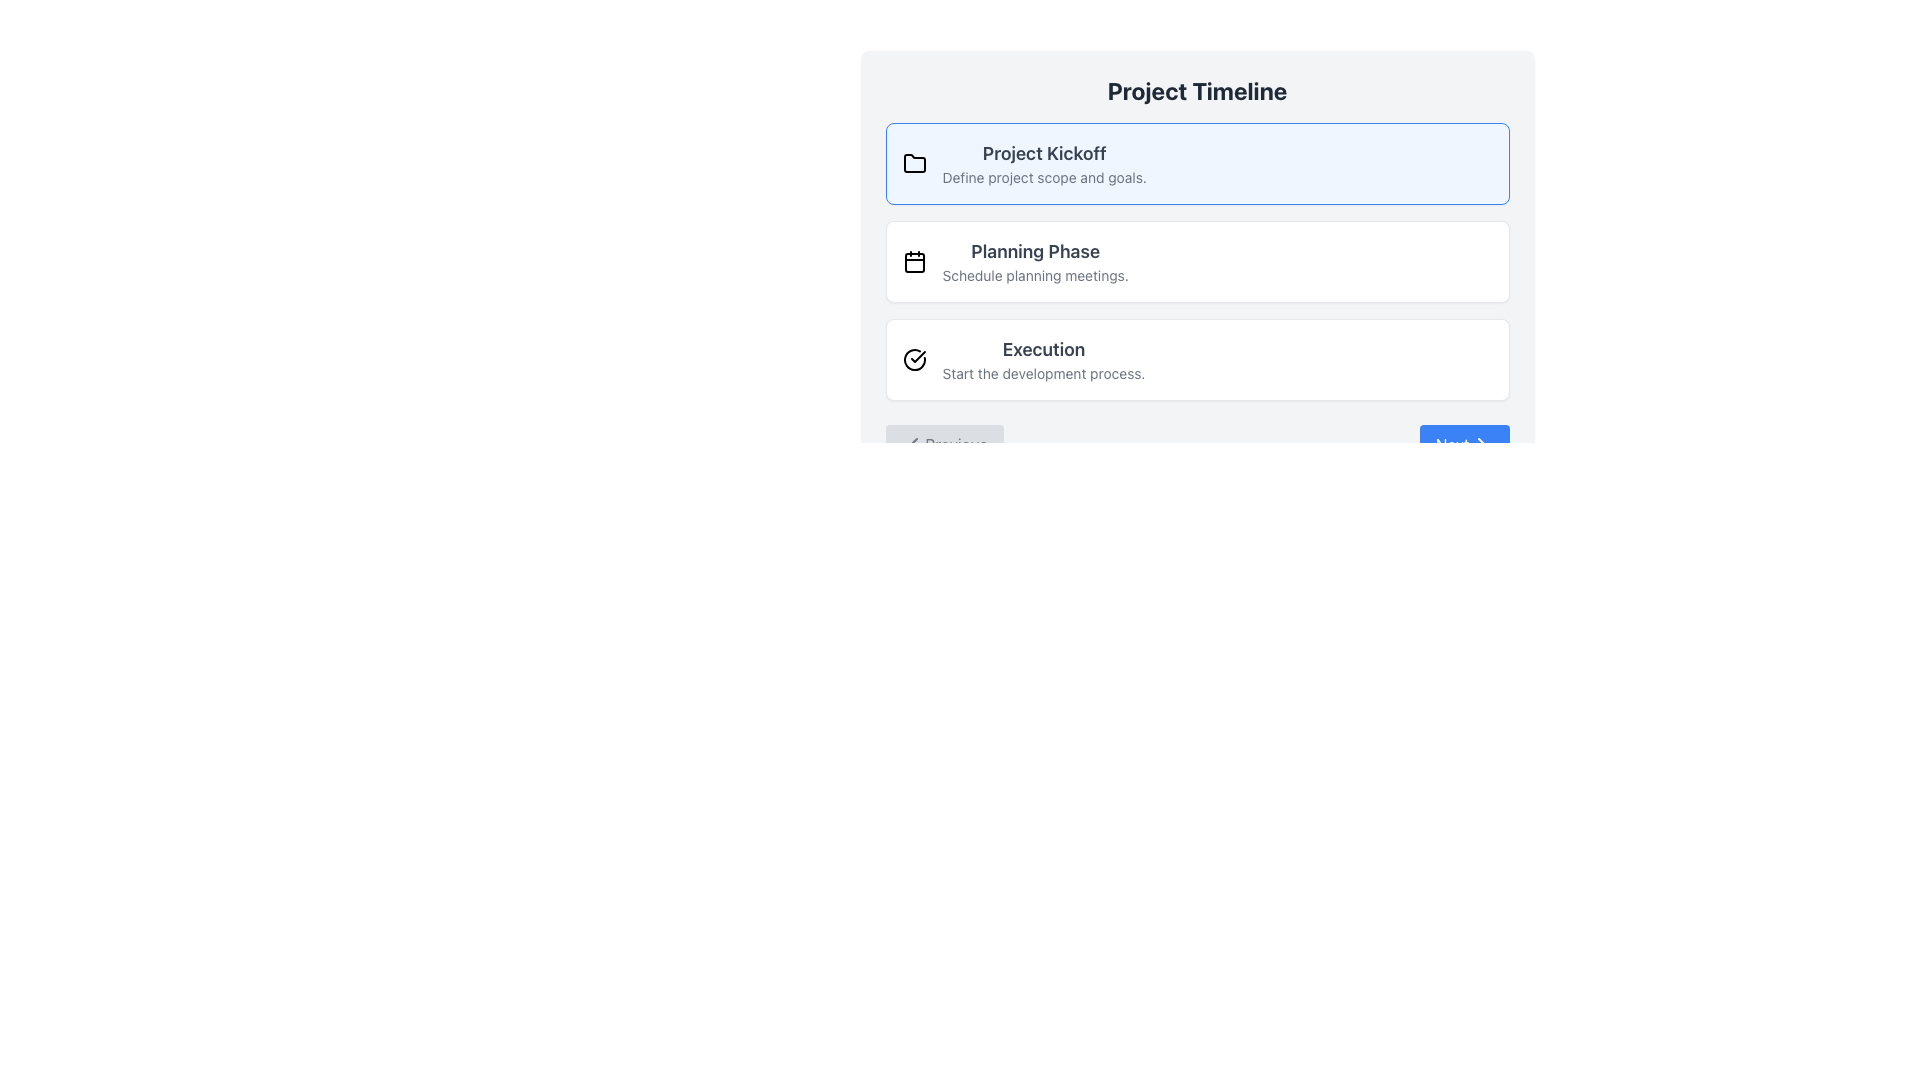  I want to click on the descriptive subtitle text label located directly below the 'Project Kickoff' heading in the 'Project Timeline' interface, so click(1043, 176).